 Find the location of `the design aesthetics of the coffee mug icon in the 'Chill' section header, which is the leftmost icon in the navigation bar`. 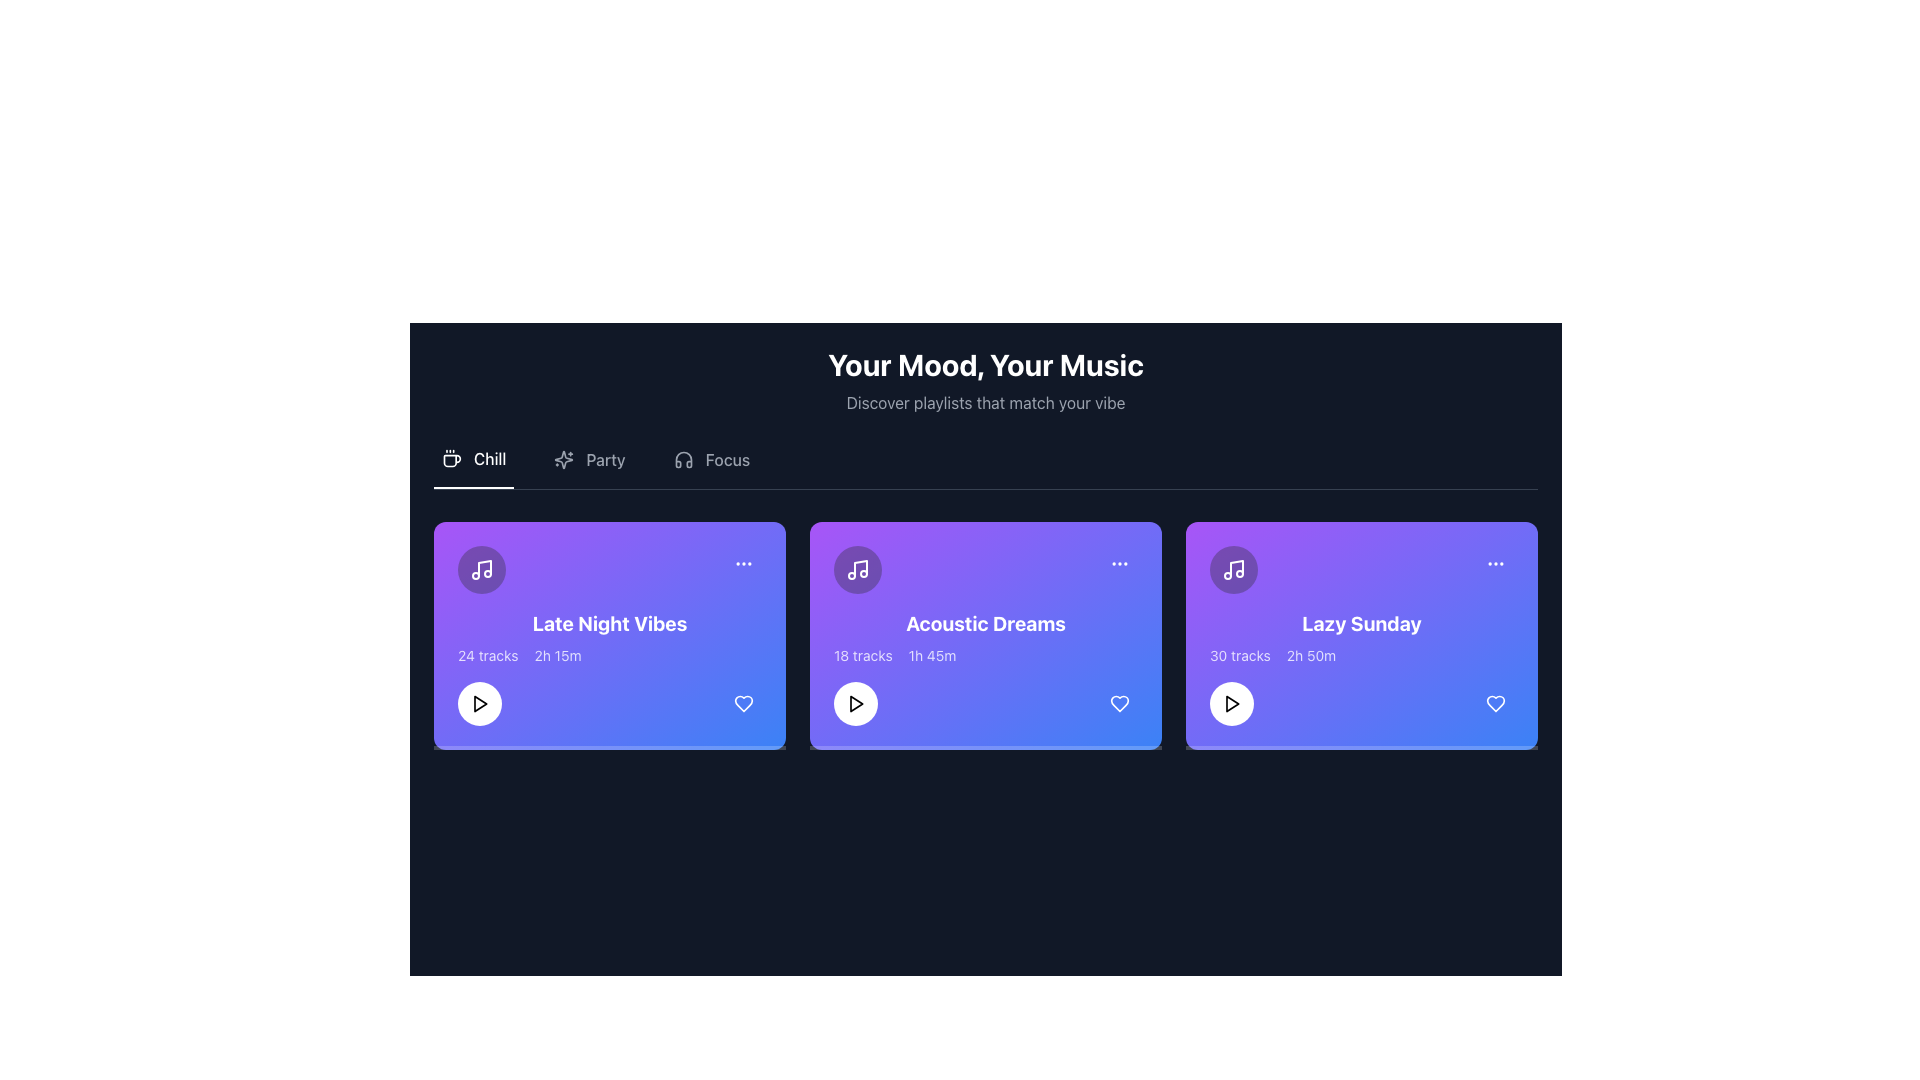

the design aesthetics of the coffee mug icon in the 'Chill' section header, which is the leftmost icon in the navigation bar is located at coordinates (450, 459).